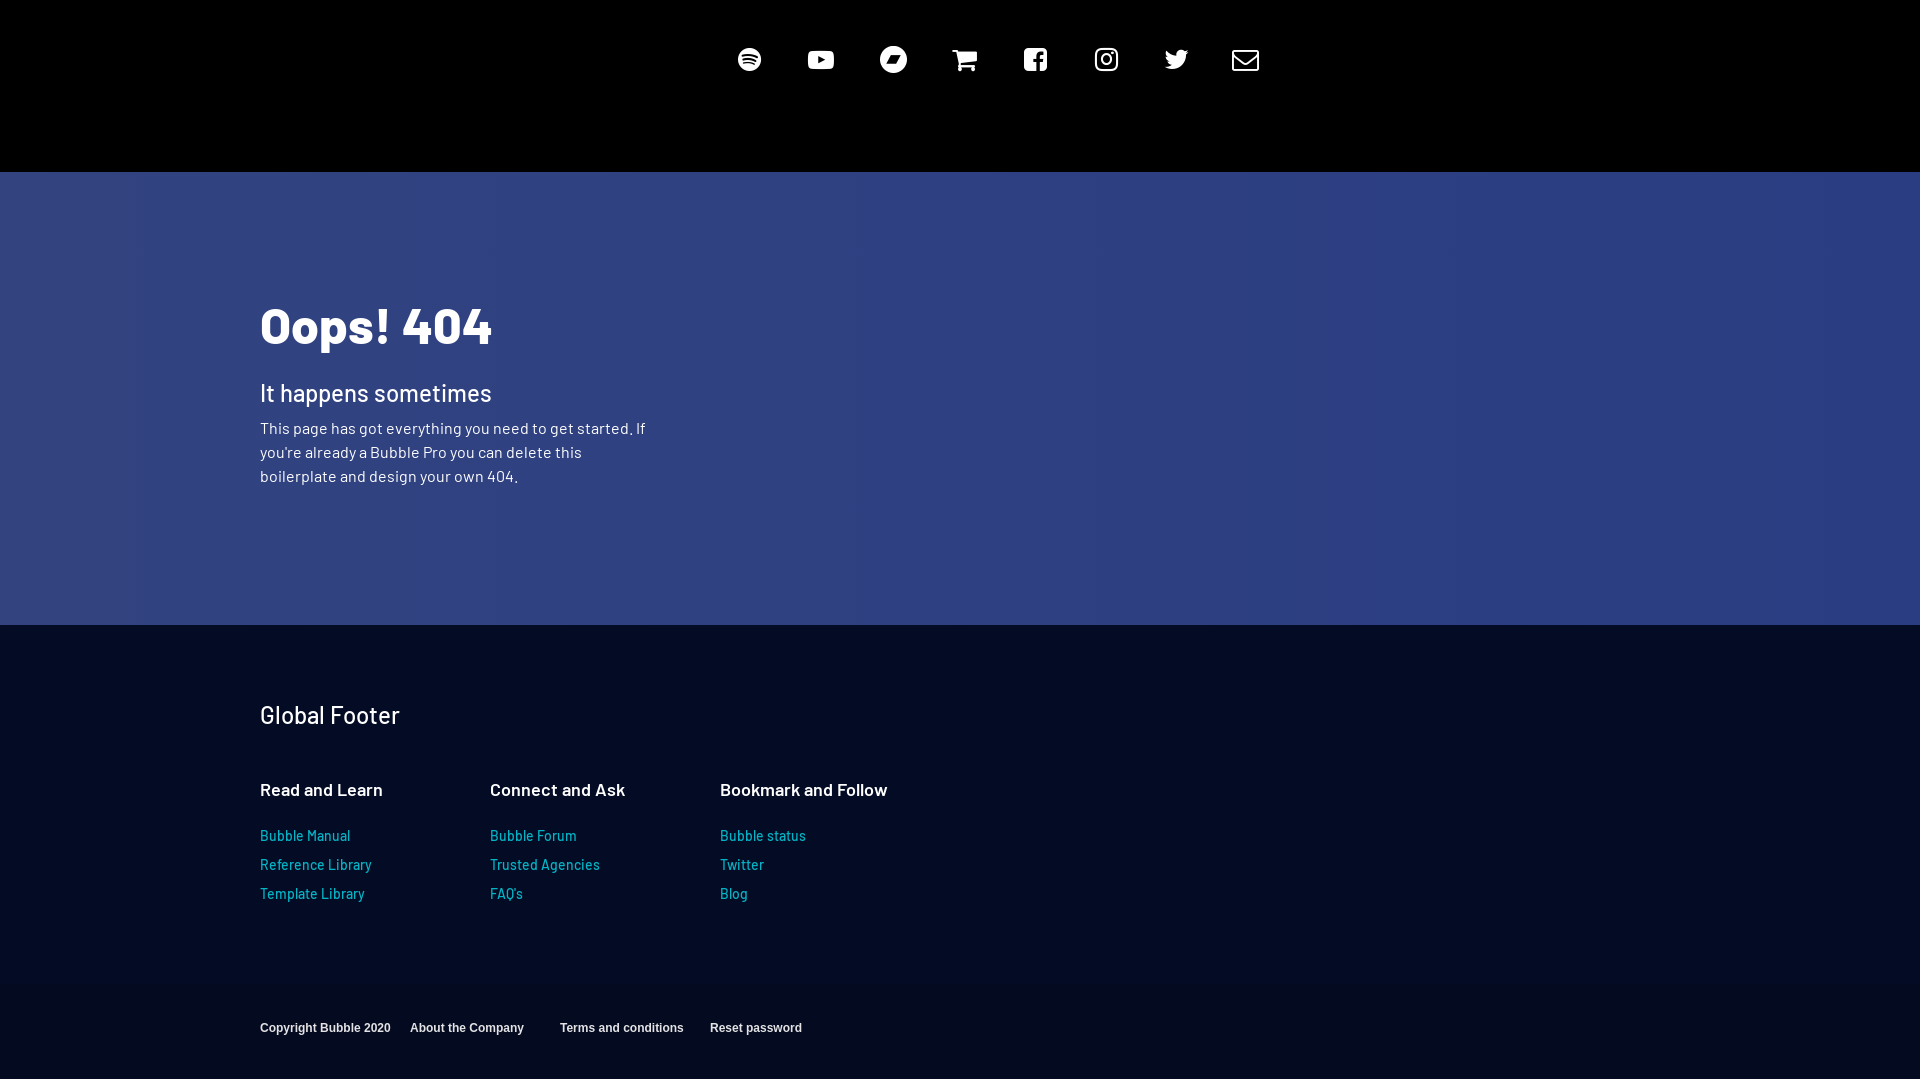 The width and height of the screenshot is (1920, 1080). What do you see at coordinates (484, 1035) in the screenshot?
I see `'About the Company'` at bounding box center [484, 1035].